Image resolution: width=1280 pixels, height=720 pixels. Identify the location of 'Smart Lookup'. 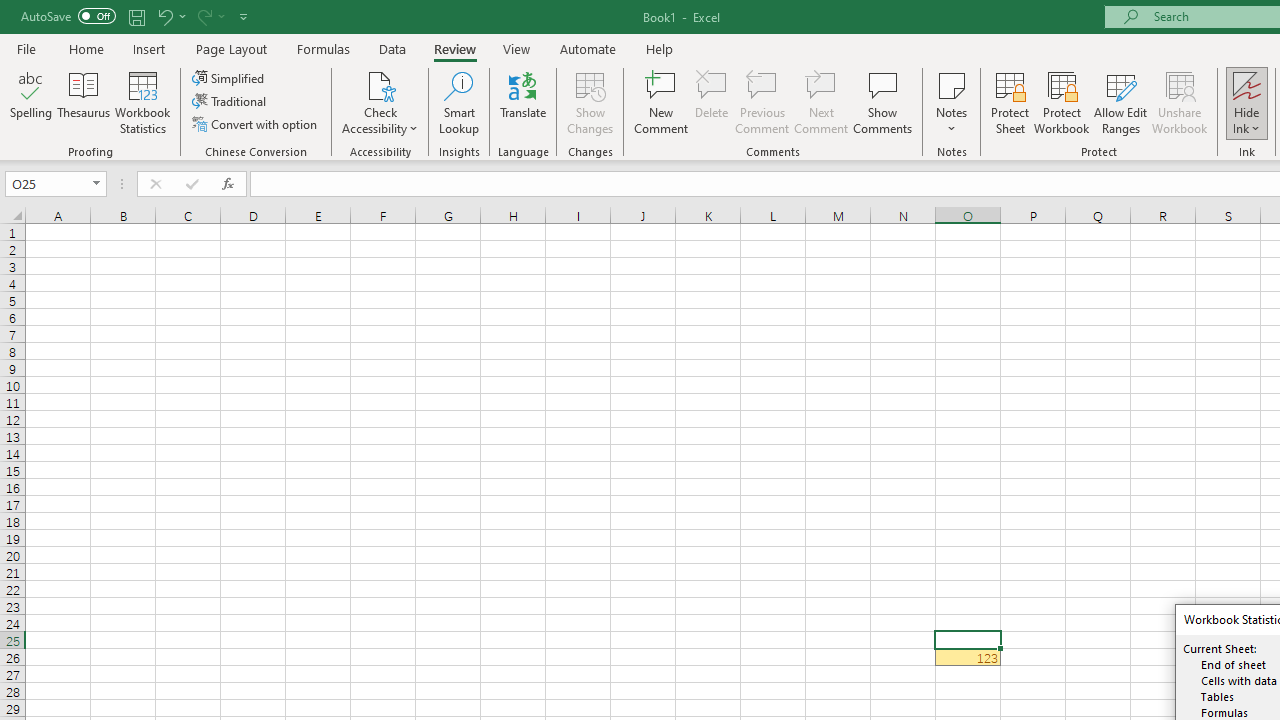
(458, 103).